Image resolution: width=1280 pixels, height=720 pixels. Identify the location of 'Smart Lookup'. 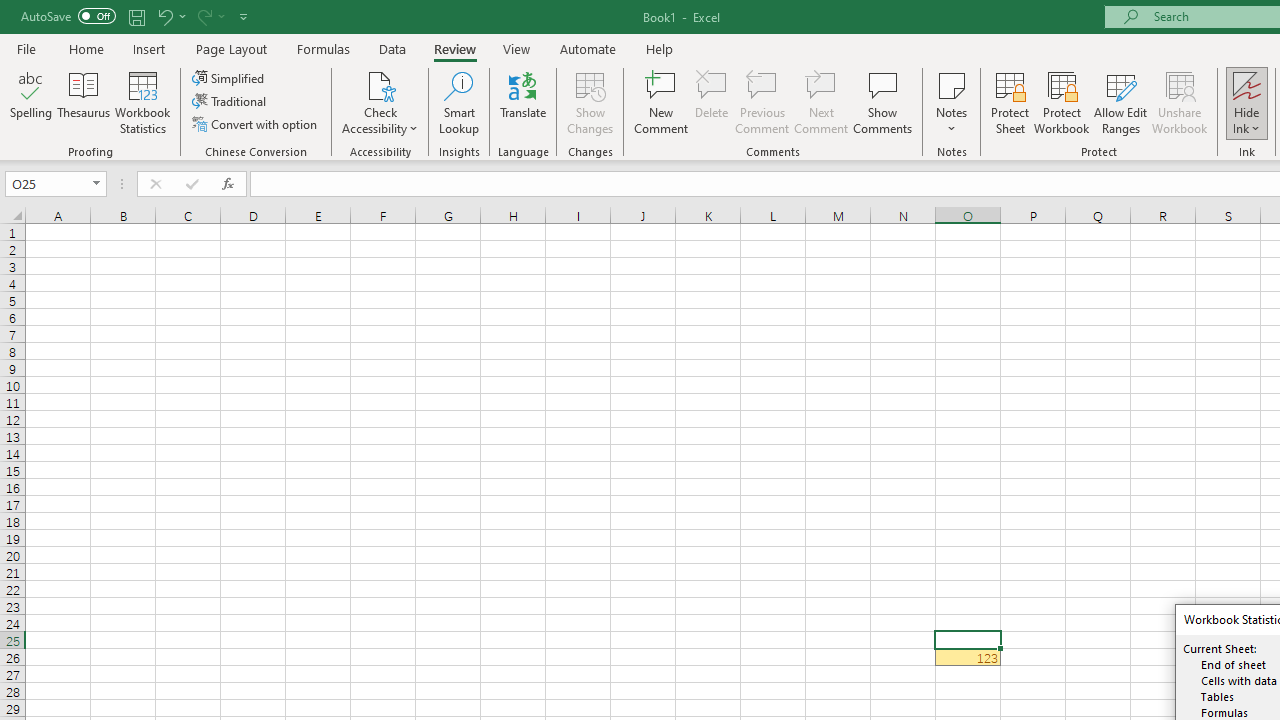
(458, 103).